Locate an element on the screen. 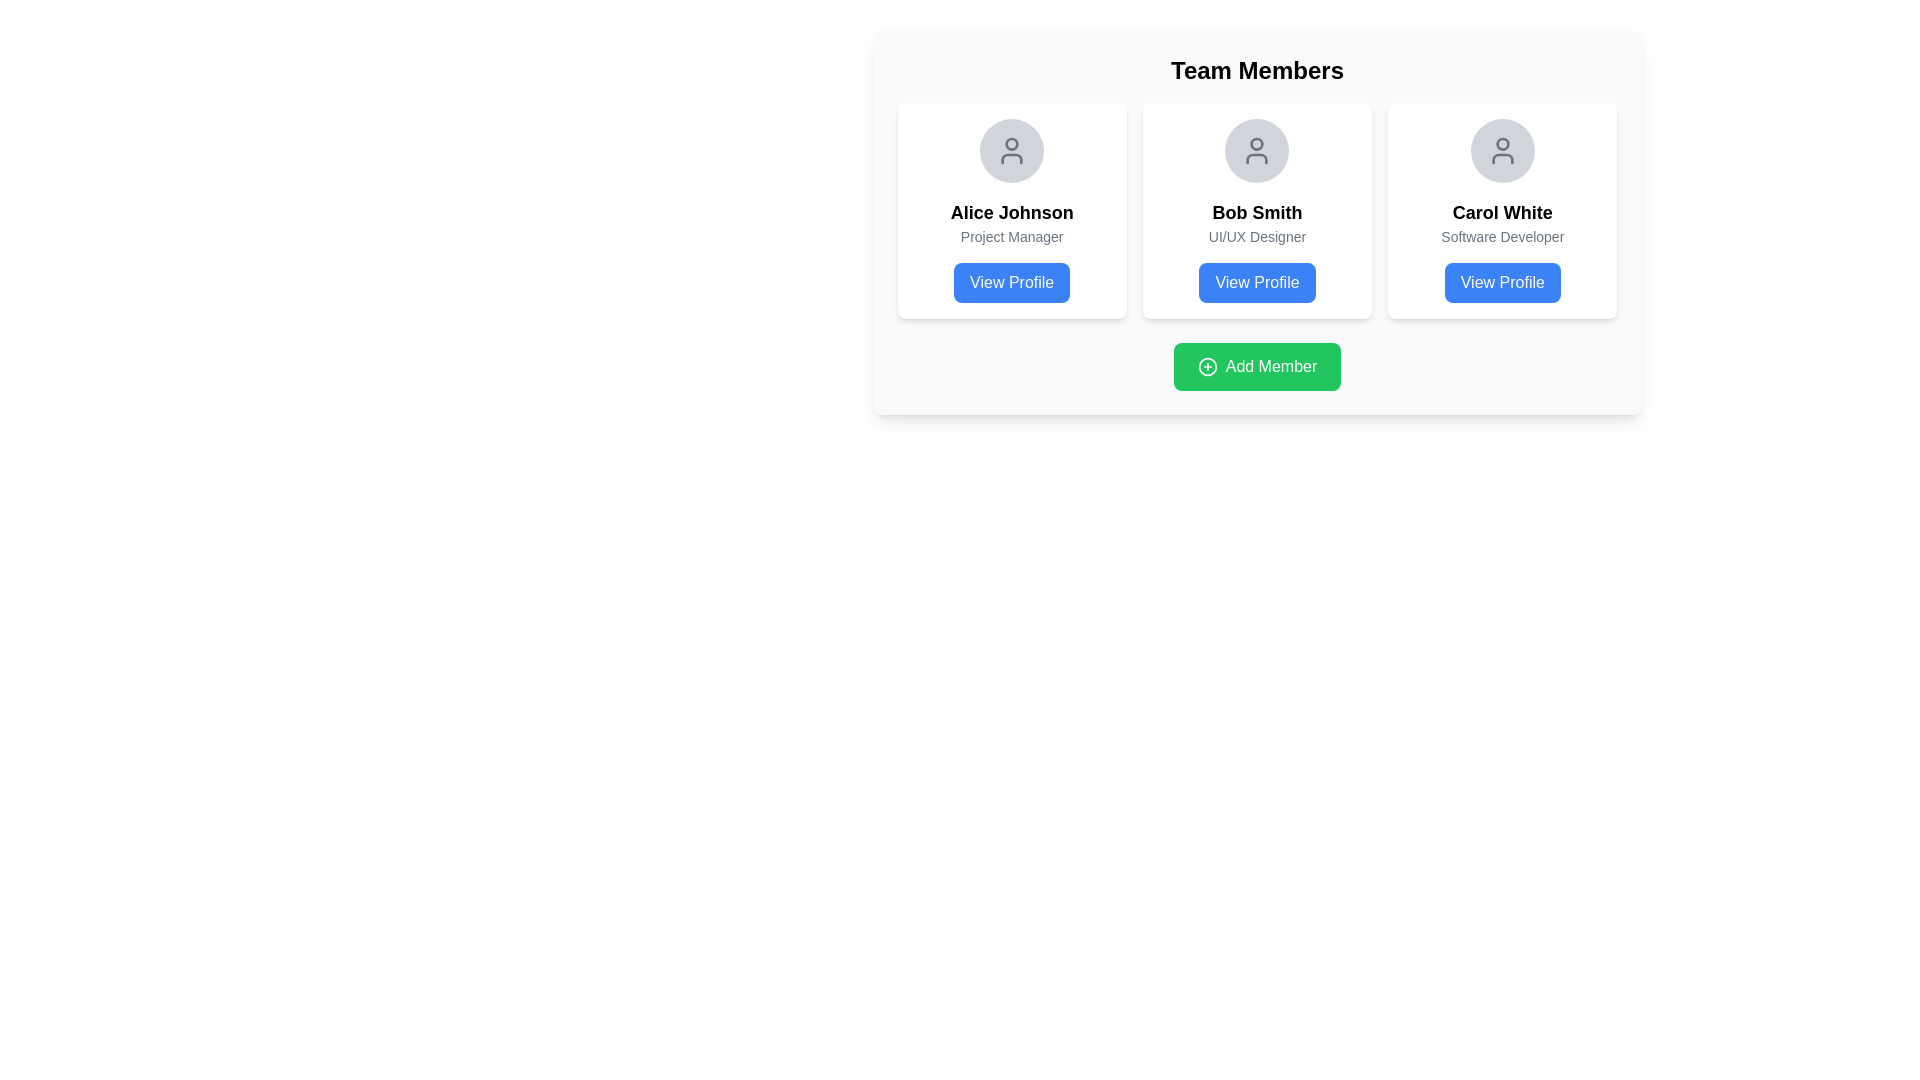 This screenshot has height=1080, width=1920. the small circular graphical feature within the upper portion of the gray circular user icon representing user 'Bob Smith' is located at coordinates (1256, 143).